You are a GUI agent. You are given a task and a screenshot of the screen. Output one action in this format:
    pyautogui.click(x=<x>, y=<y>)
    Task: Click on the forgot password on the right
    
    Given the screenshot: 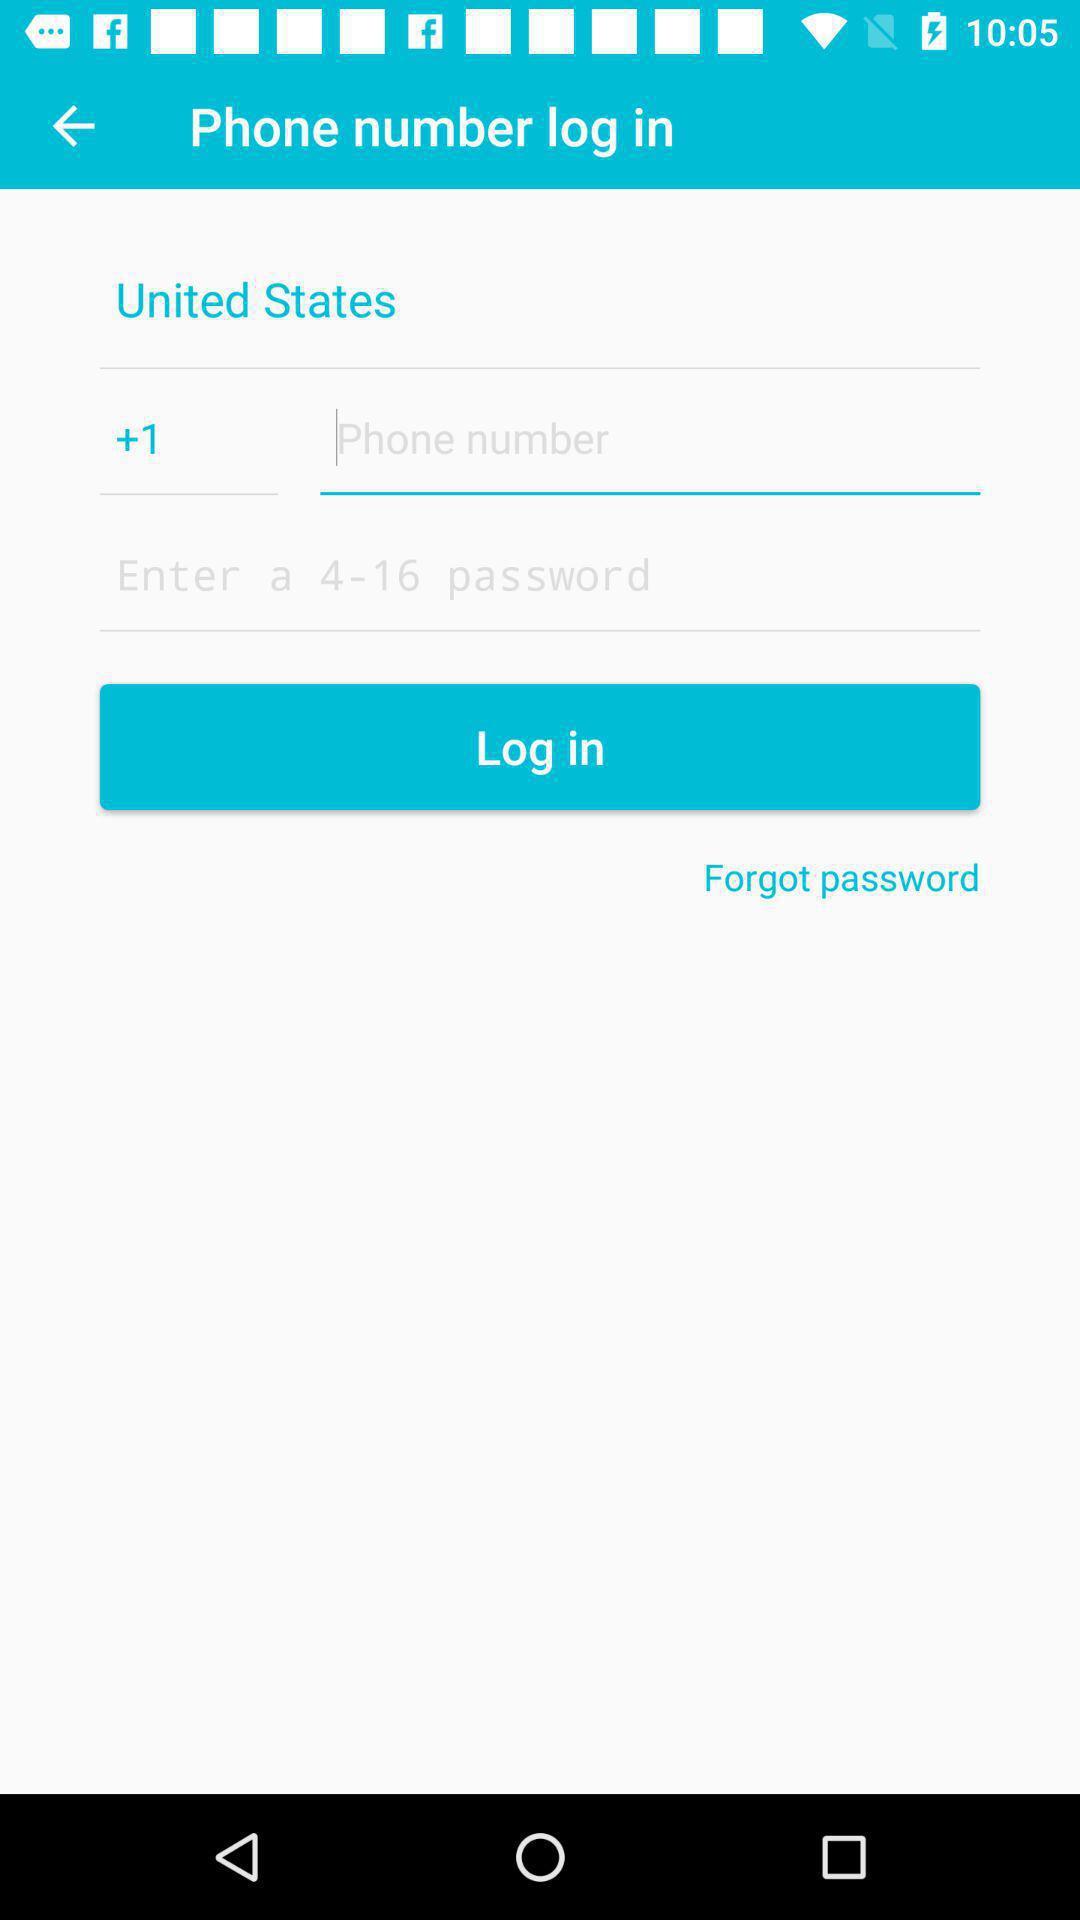 What is the action you would take?
    pyautogui.click(x=841, y=876)
    